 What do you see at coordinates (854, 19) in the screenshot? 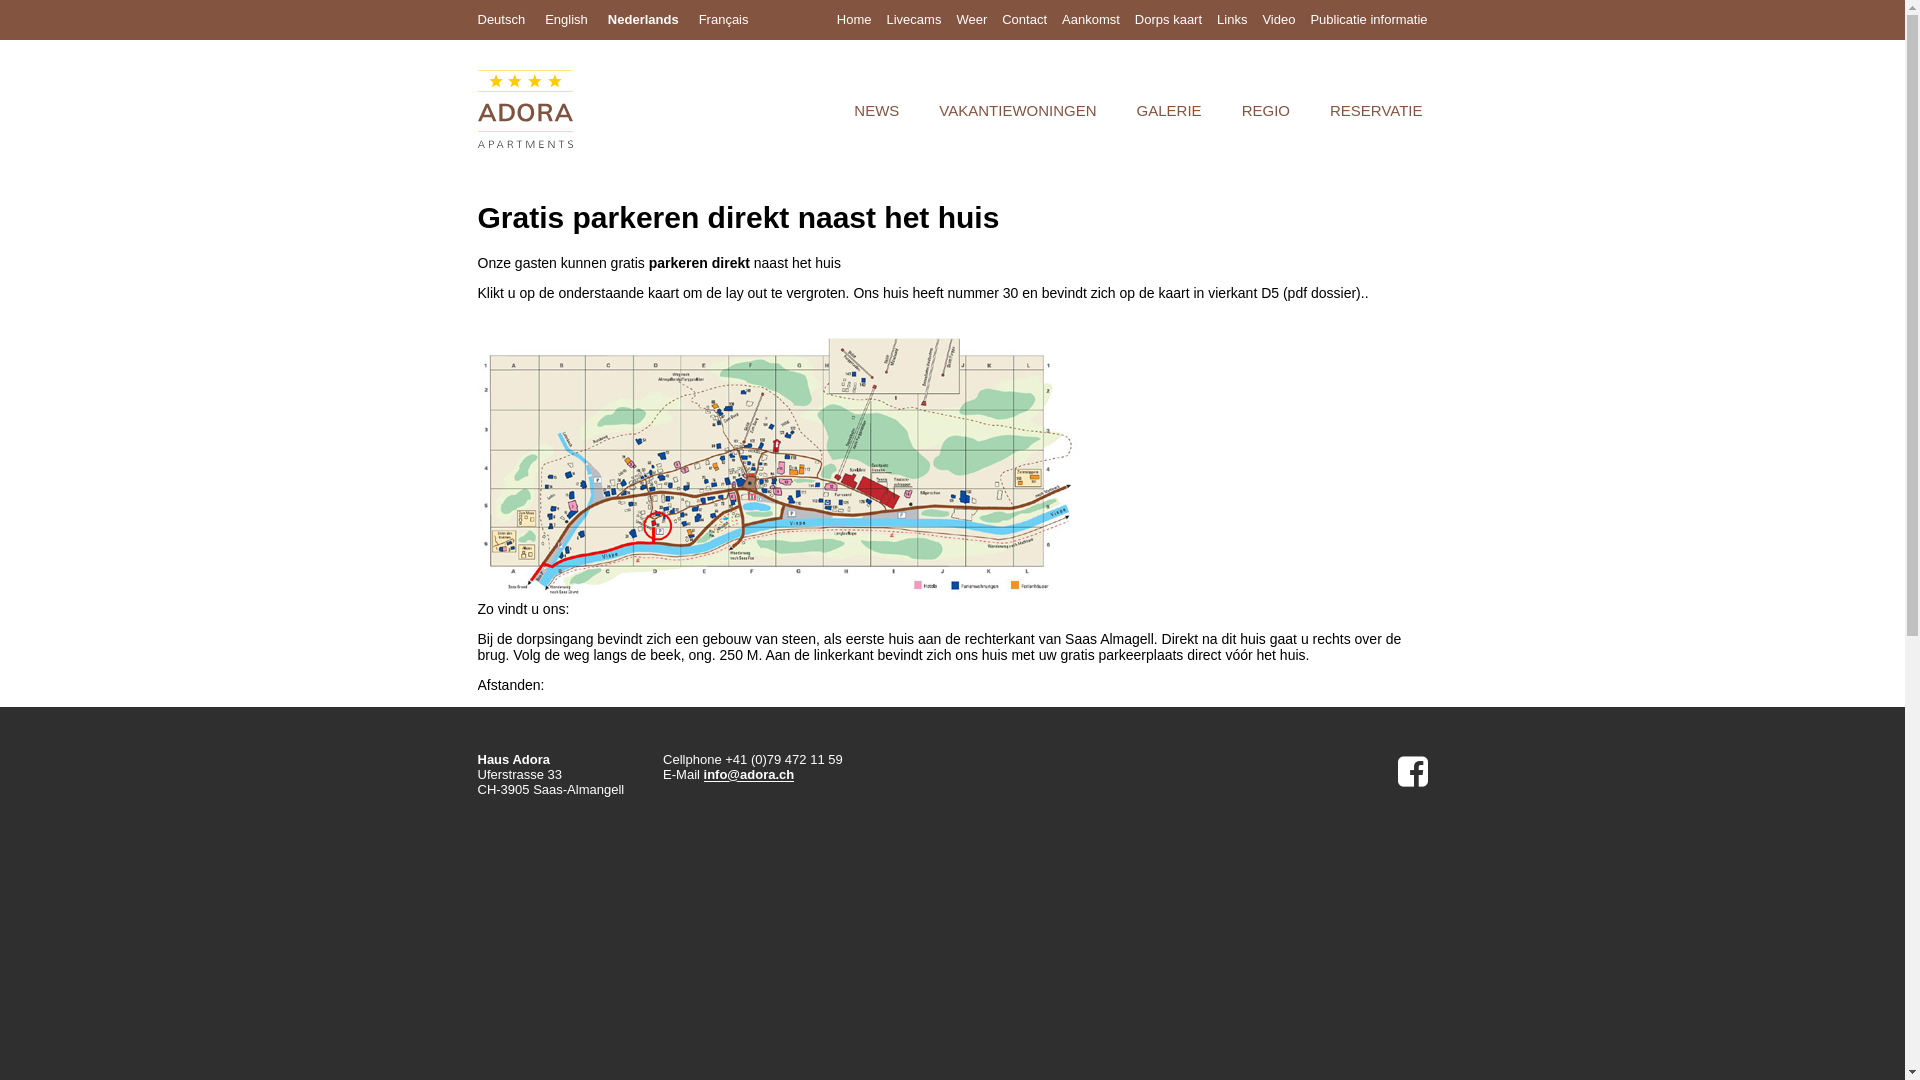
I see `'Home'` at bounding box center [854, 19].